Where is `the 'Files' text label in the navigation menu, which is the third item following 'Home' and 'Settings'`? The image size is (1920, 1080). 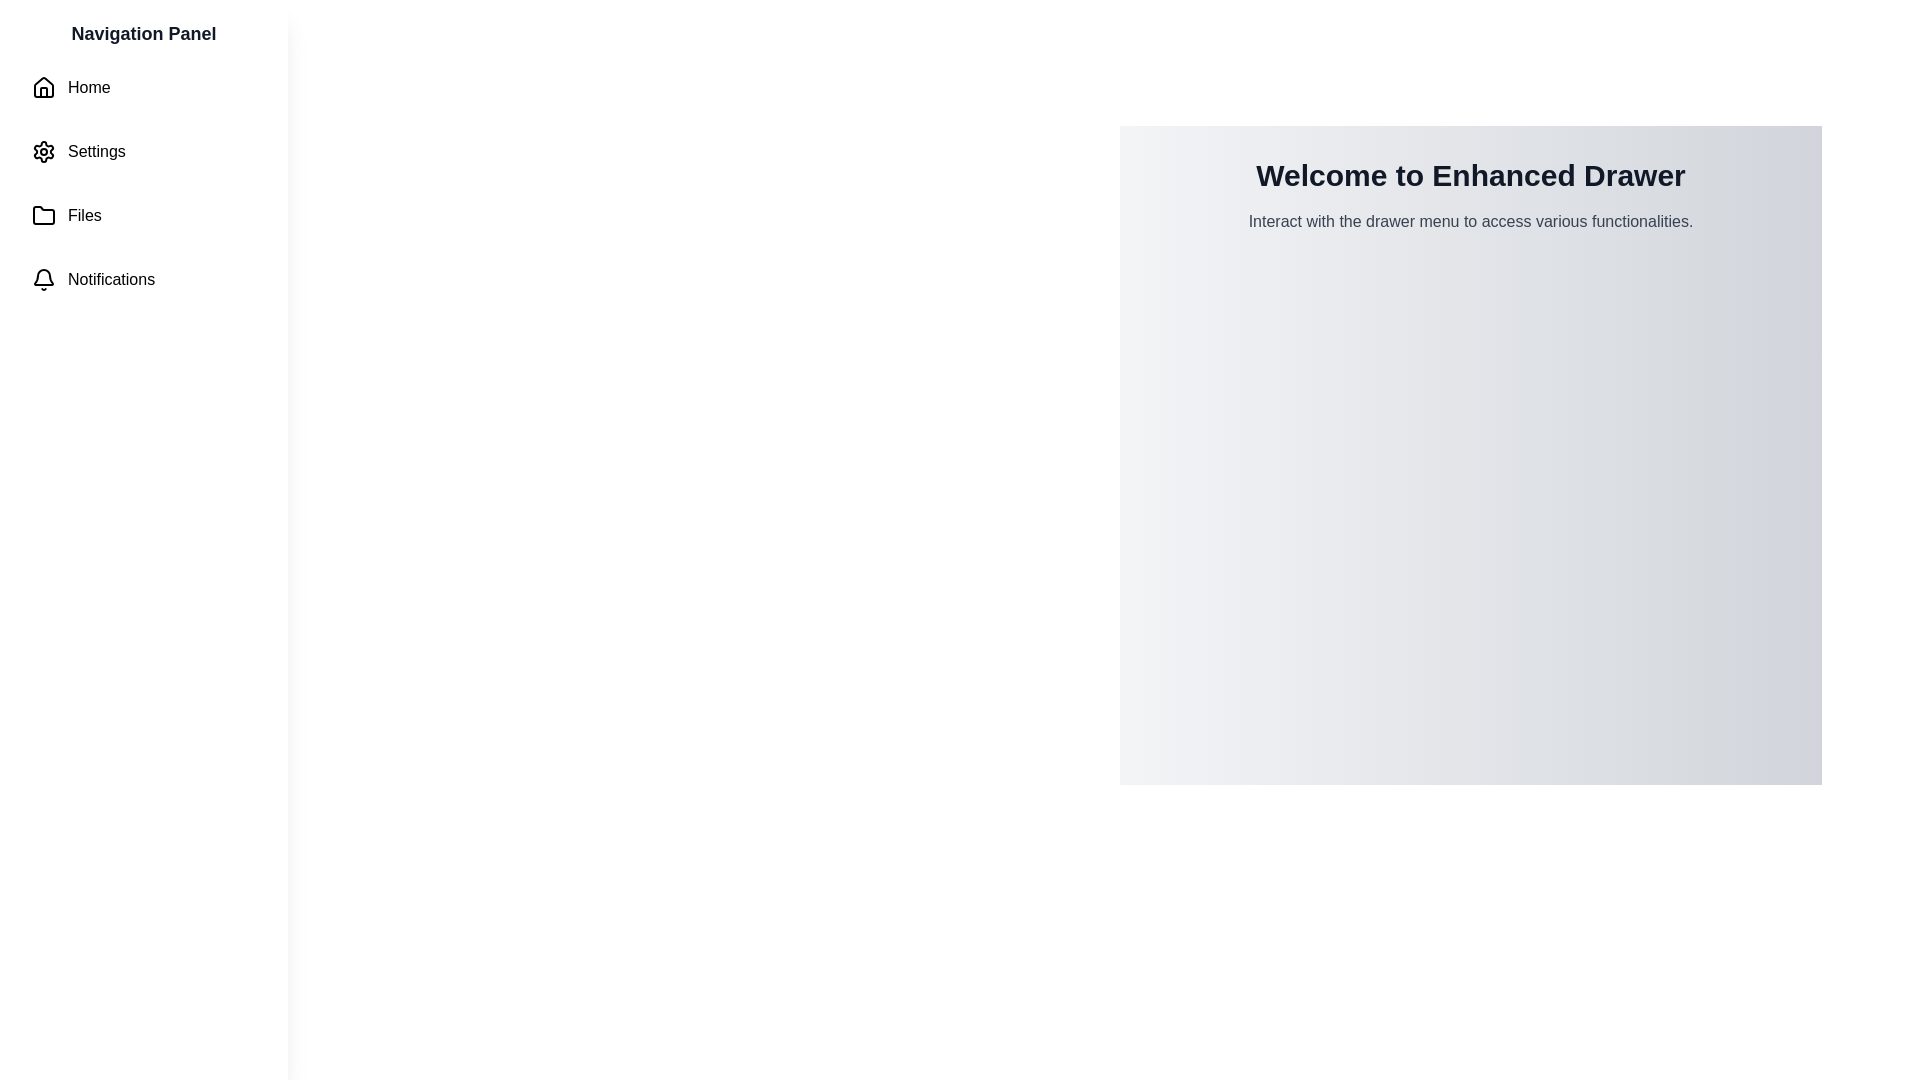 the 'Files' text label in the navigation menu, which is the third item following 'Home' and 'Settings' is located at coordinates (83, 216).